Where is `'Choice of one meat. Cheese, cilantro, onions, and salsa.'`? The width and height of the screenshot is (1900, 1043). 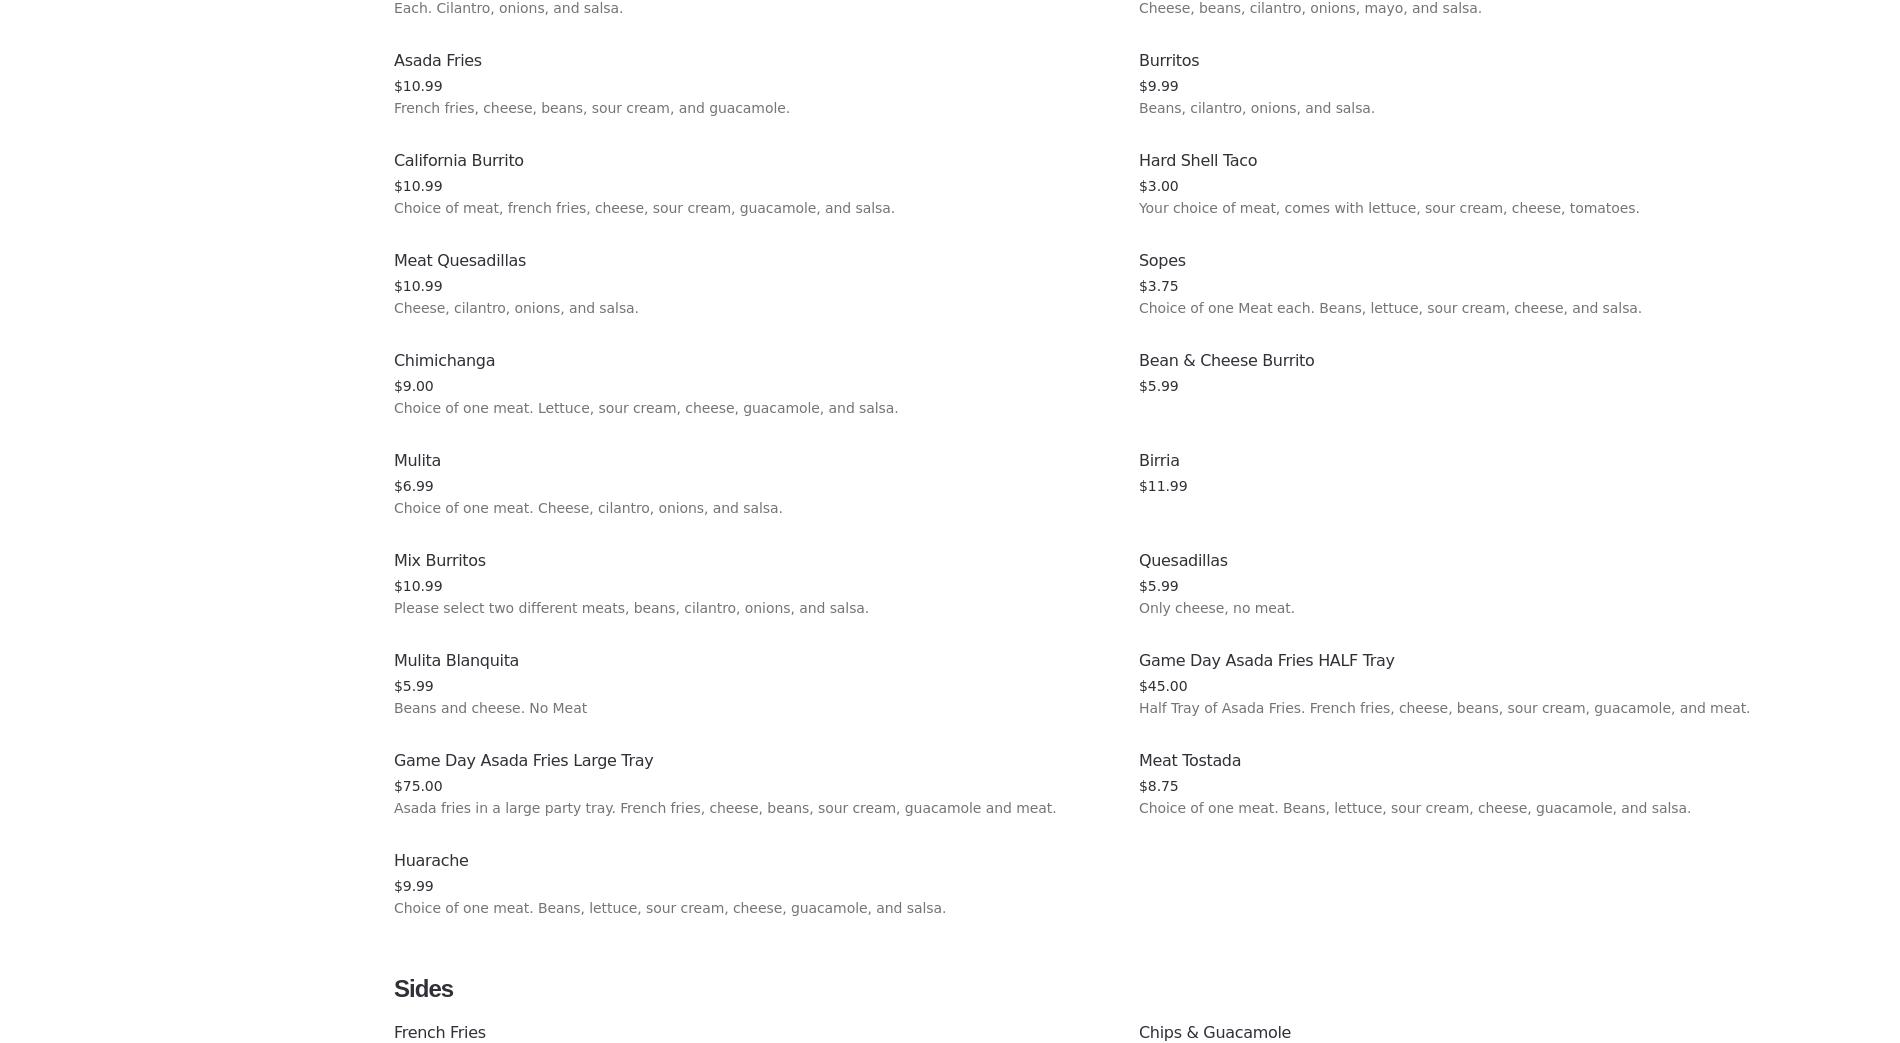
'Choice of one meat. Cheese, cilantro, onions, and salsa.' is located at coordinates (588, 507).